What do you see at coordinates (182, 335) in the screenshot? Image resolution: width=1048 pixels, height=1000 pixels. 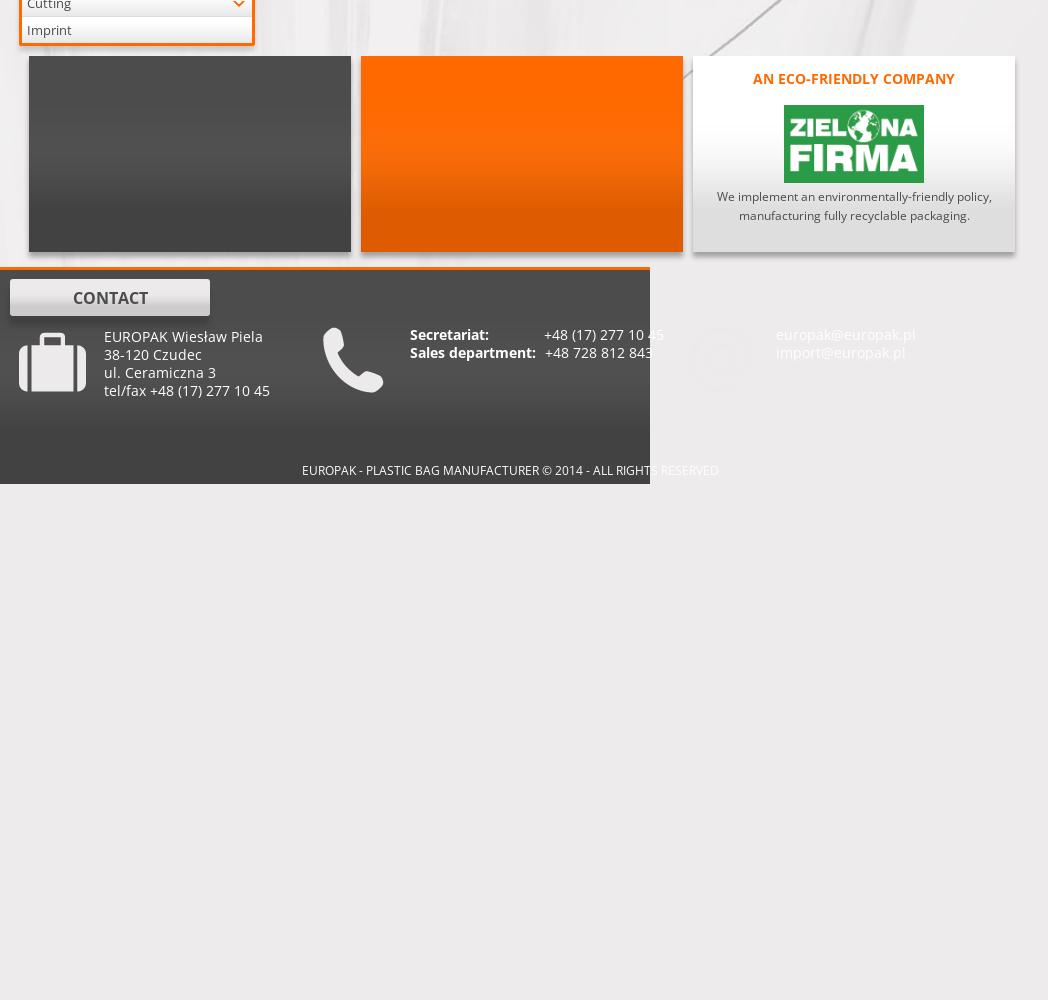 I see `'EUROPAK Wiesław Piela'` at bounding box center [182, 335].